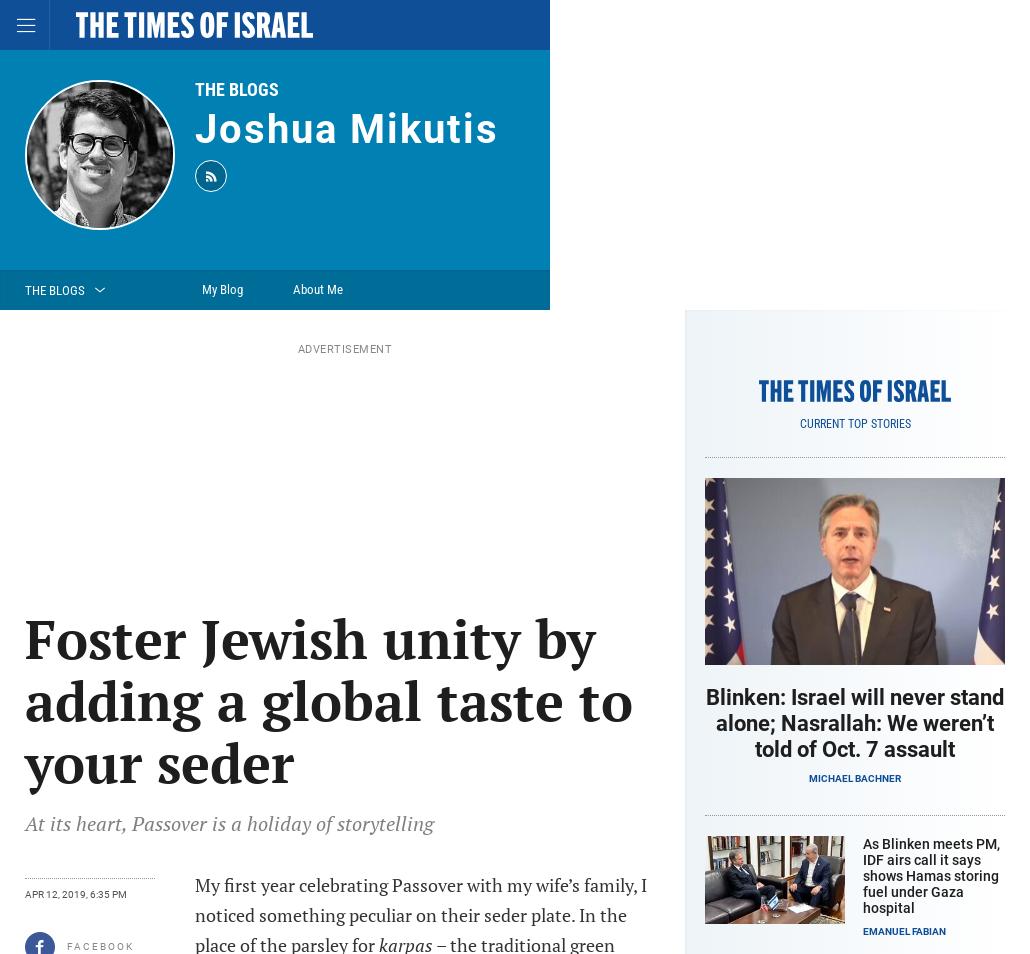 The image size is (1030, 954). What do you see at coordinates (705, 723) in the screenshot?
I see `'Blinken: Israel will never stand alone; Nasrallah: We weren’t told of Oct. 7 assault'` at bounding box center [705, 723].